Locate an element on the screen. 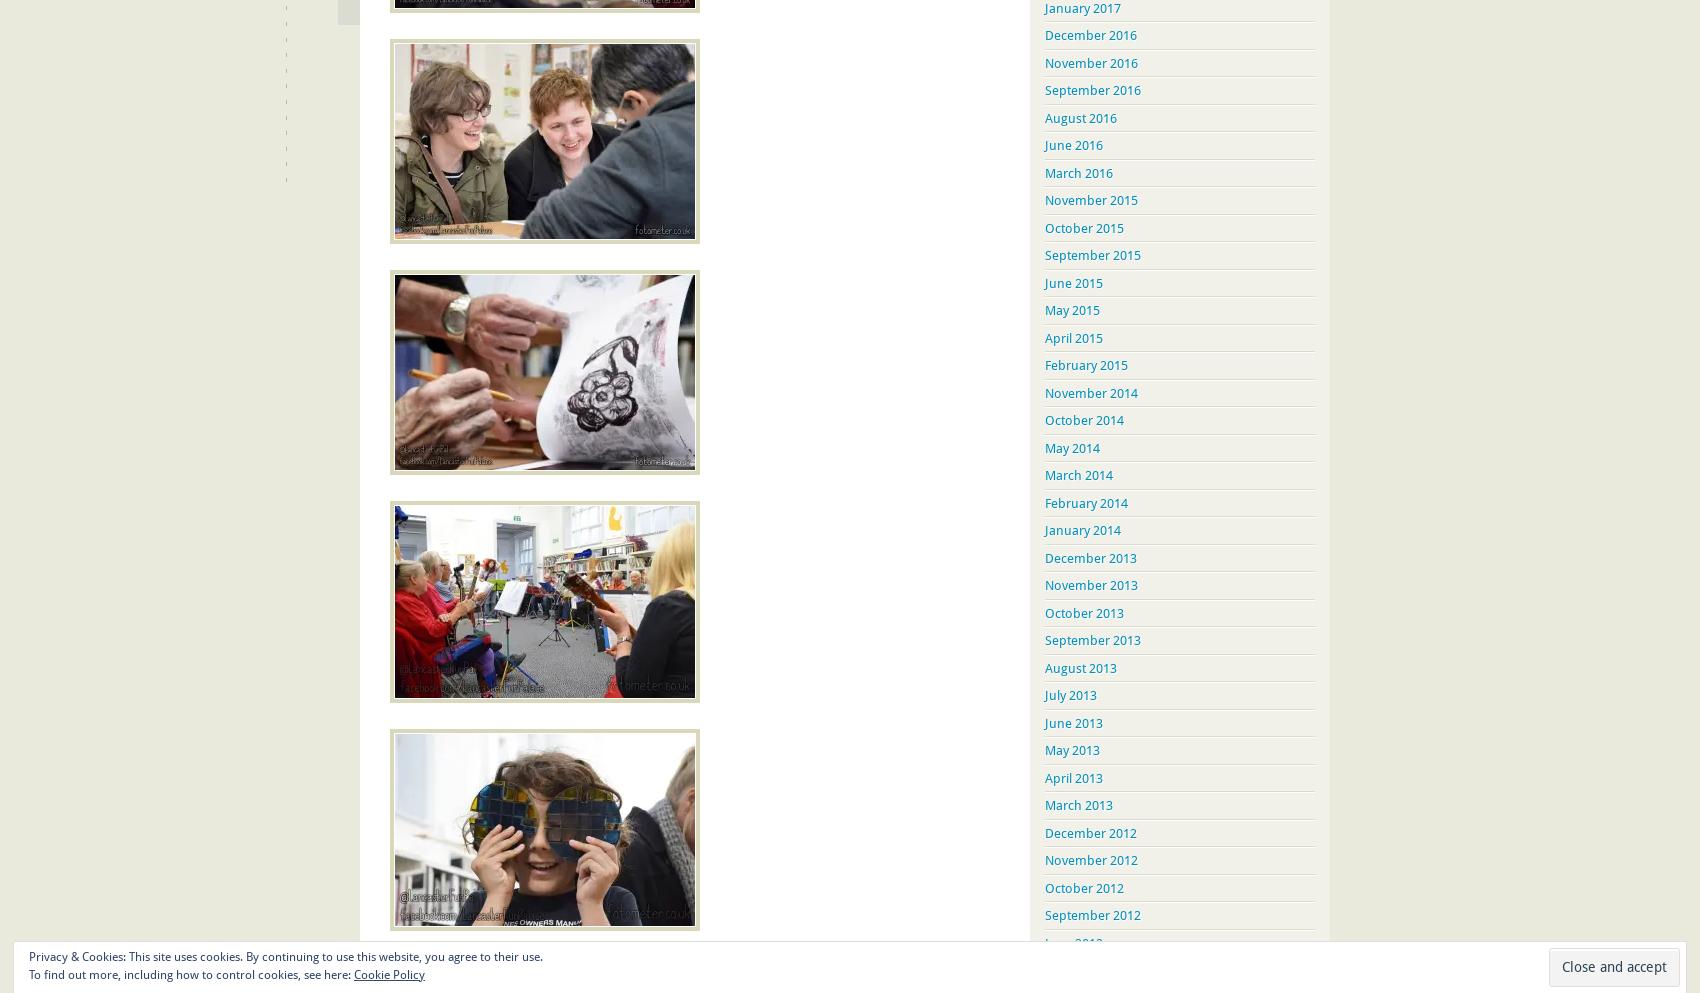 This screenshot has height=993, width=1700. 'April 2013' is located at coordinates (1074, 776).